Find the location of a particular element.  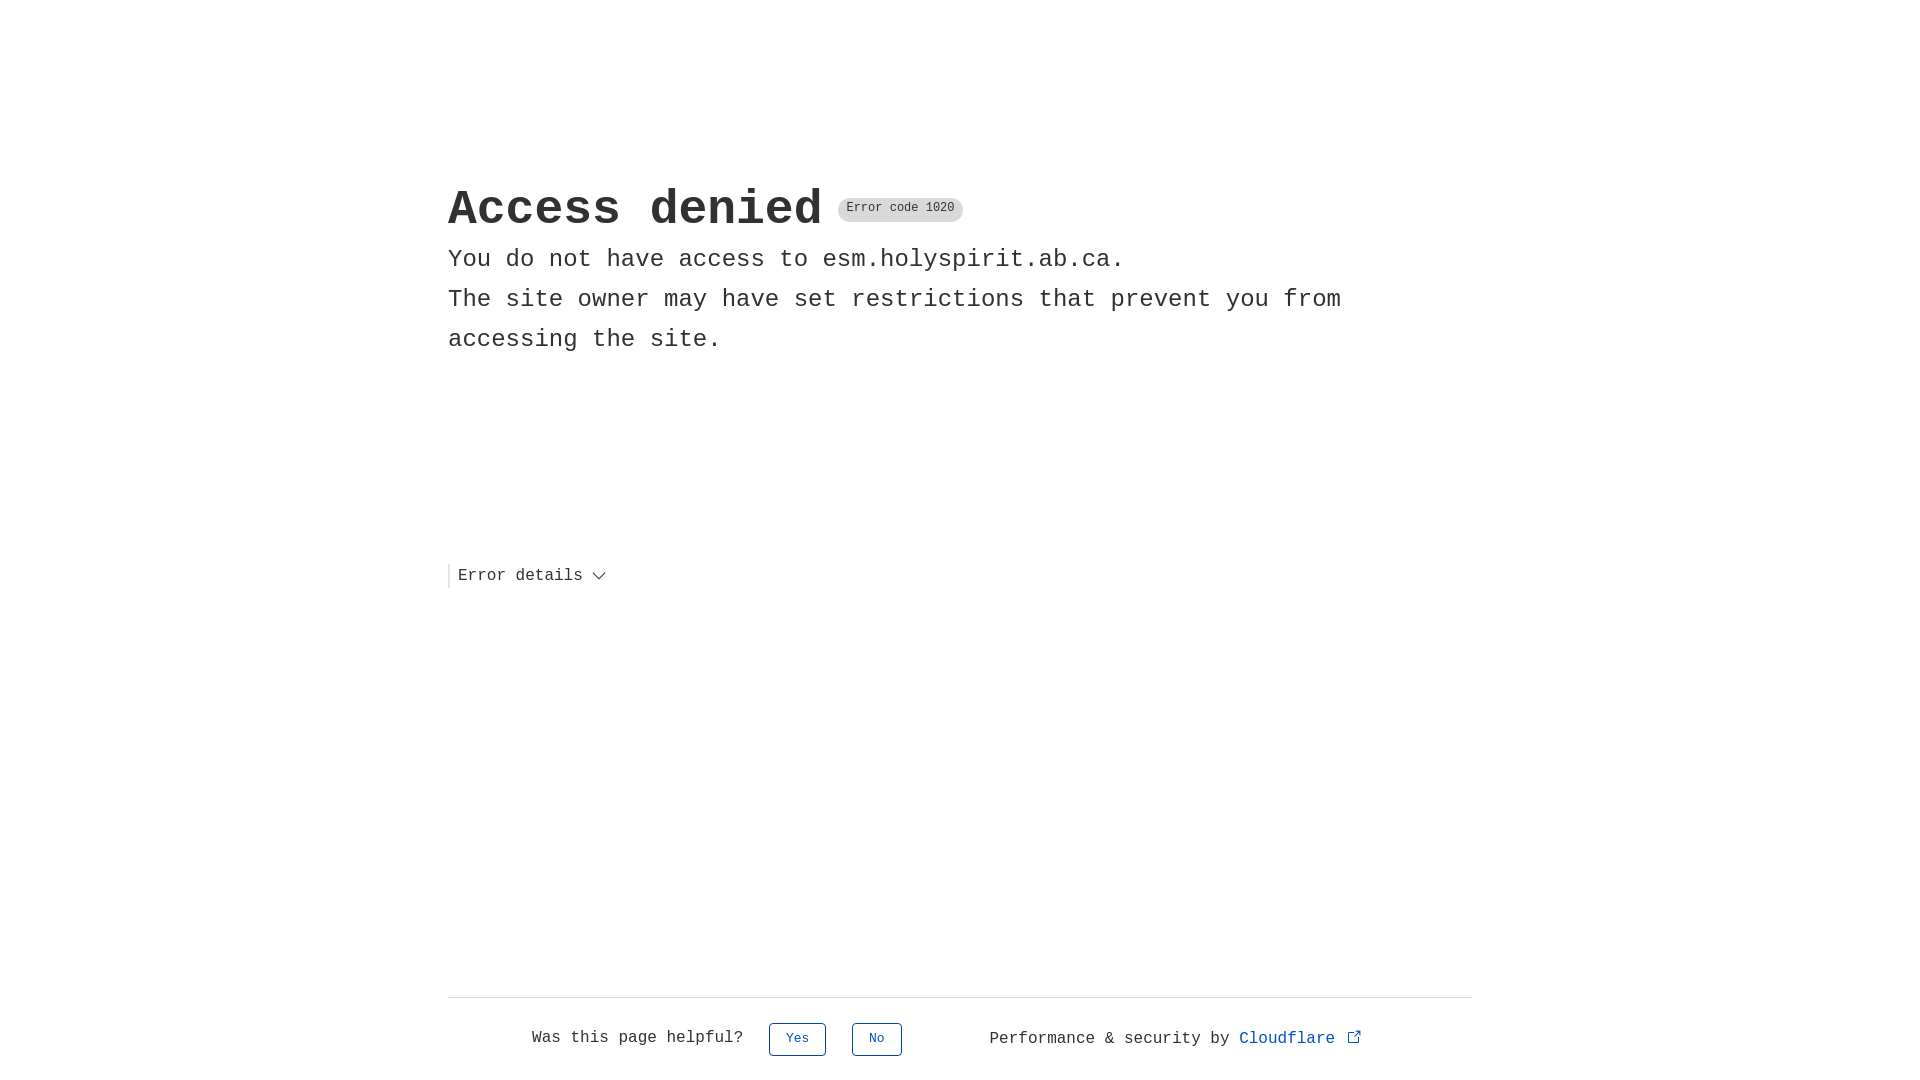

'Opens in new tab' is located at coordinates (1348, 1035).